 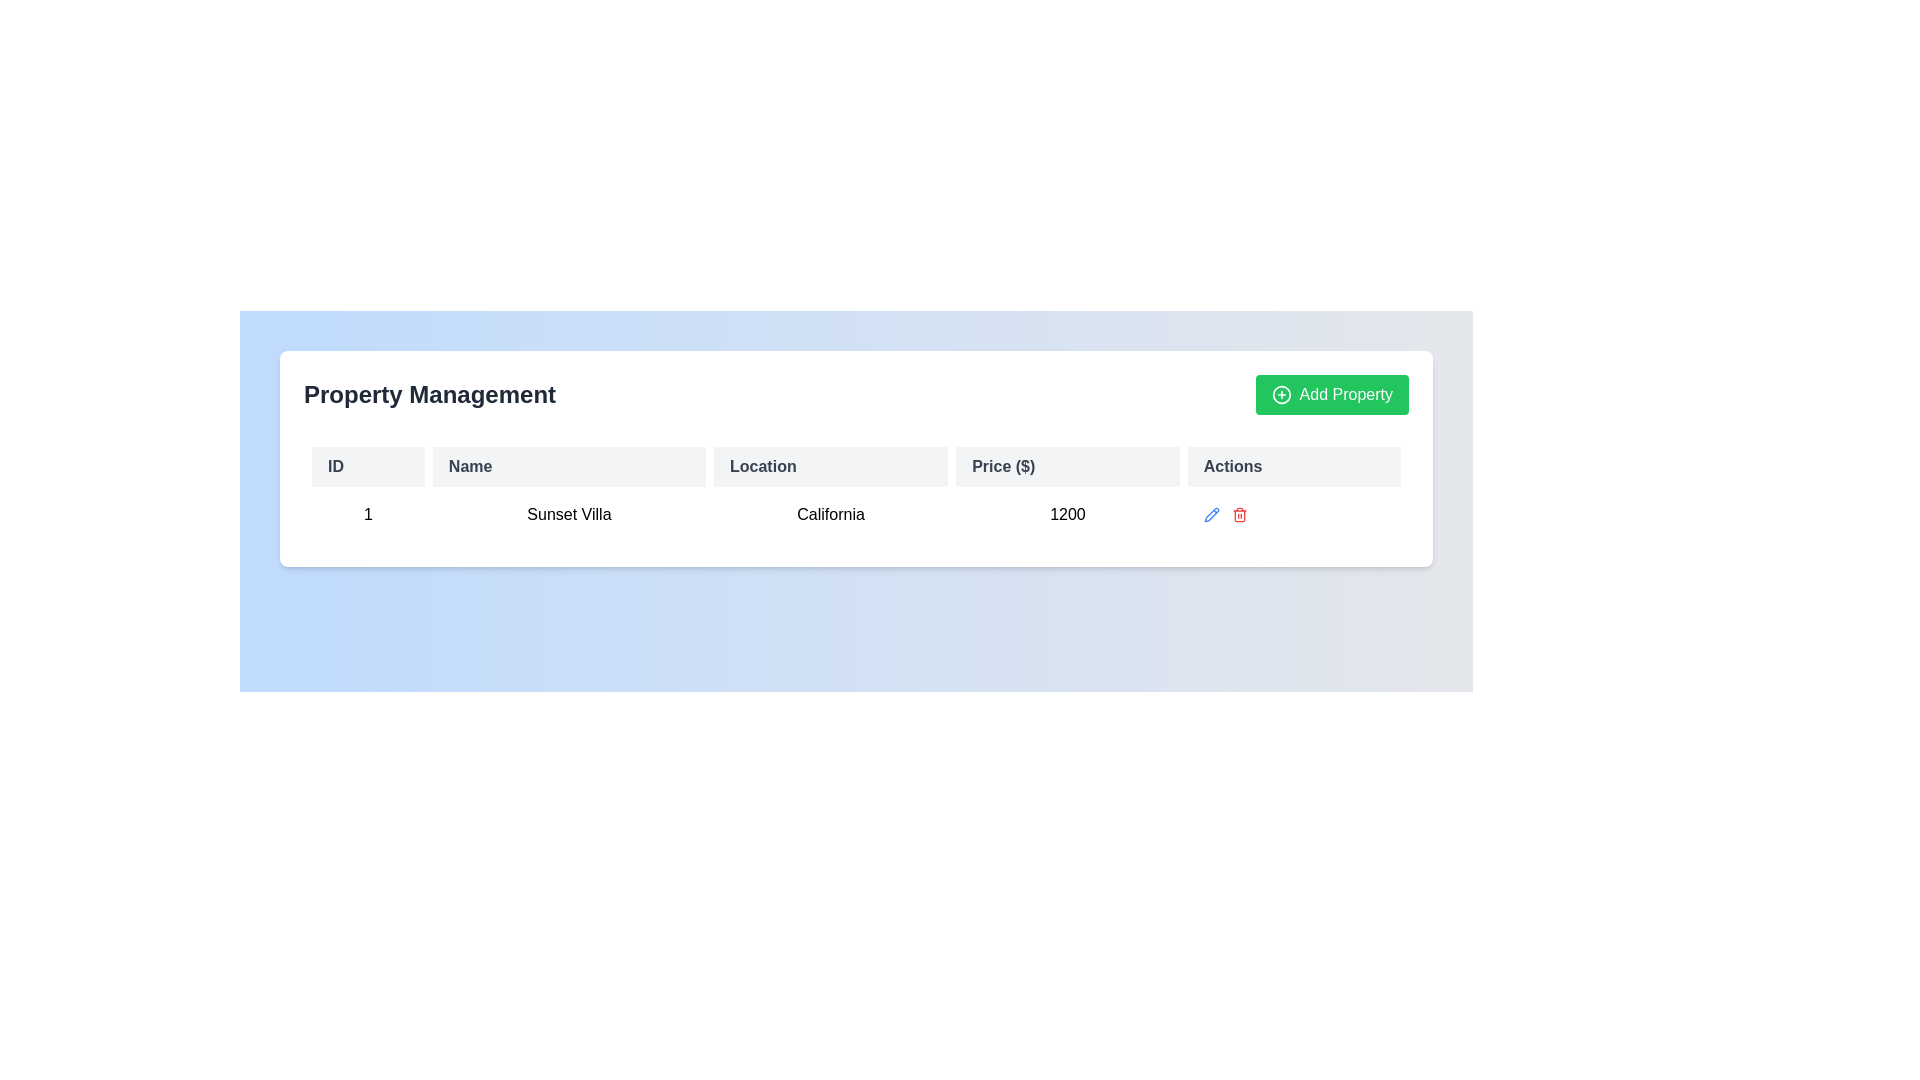 I want to click on the Interactive Icon (Edit Button) located in the 'Actions' column of the first row of the table, so click(x=1210, y=514).